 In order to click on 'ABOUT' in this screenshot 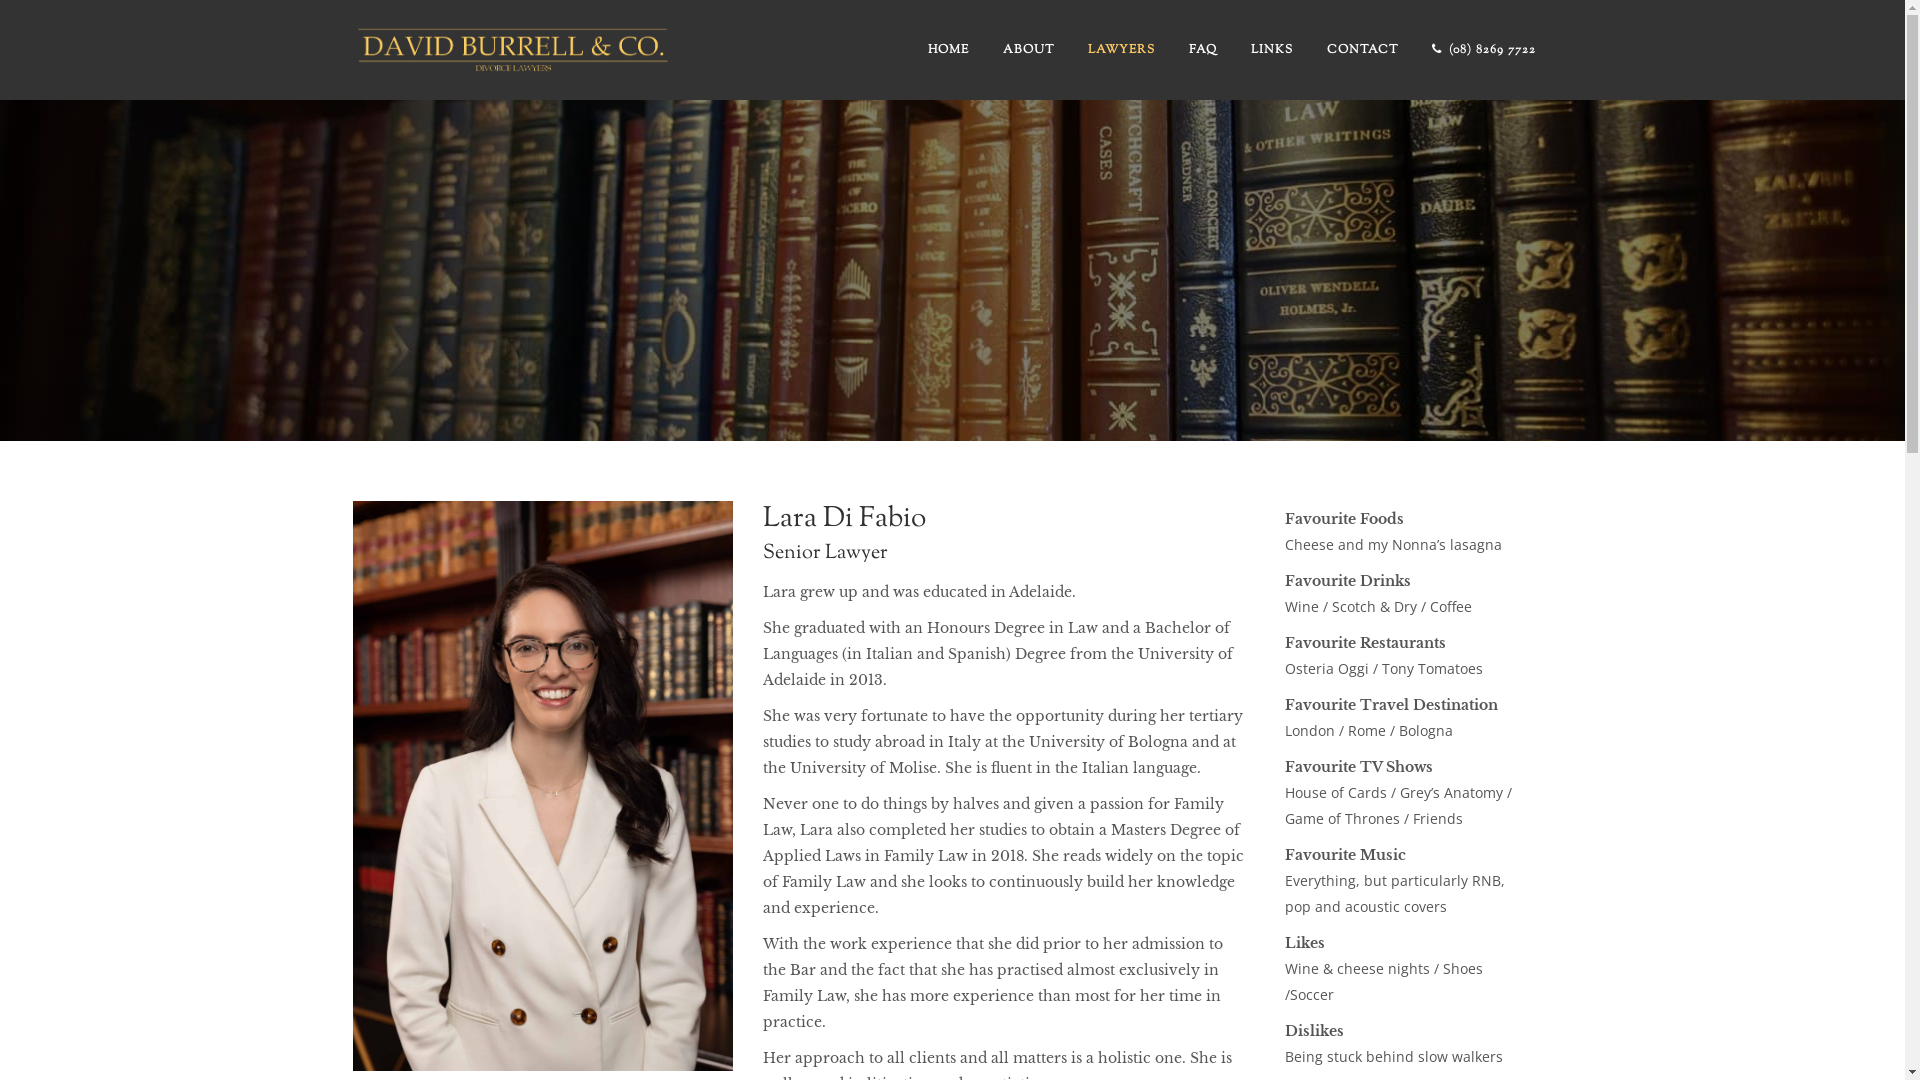, I will do `click(1028, 49)`.